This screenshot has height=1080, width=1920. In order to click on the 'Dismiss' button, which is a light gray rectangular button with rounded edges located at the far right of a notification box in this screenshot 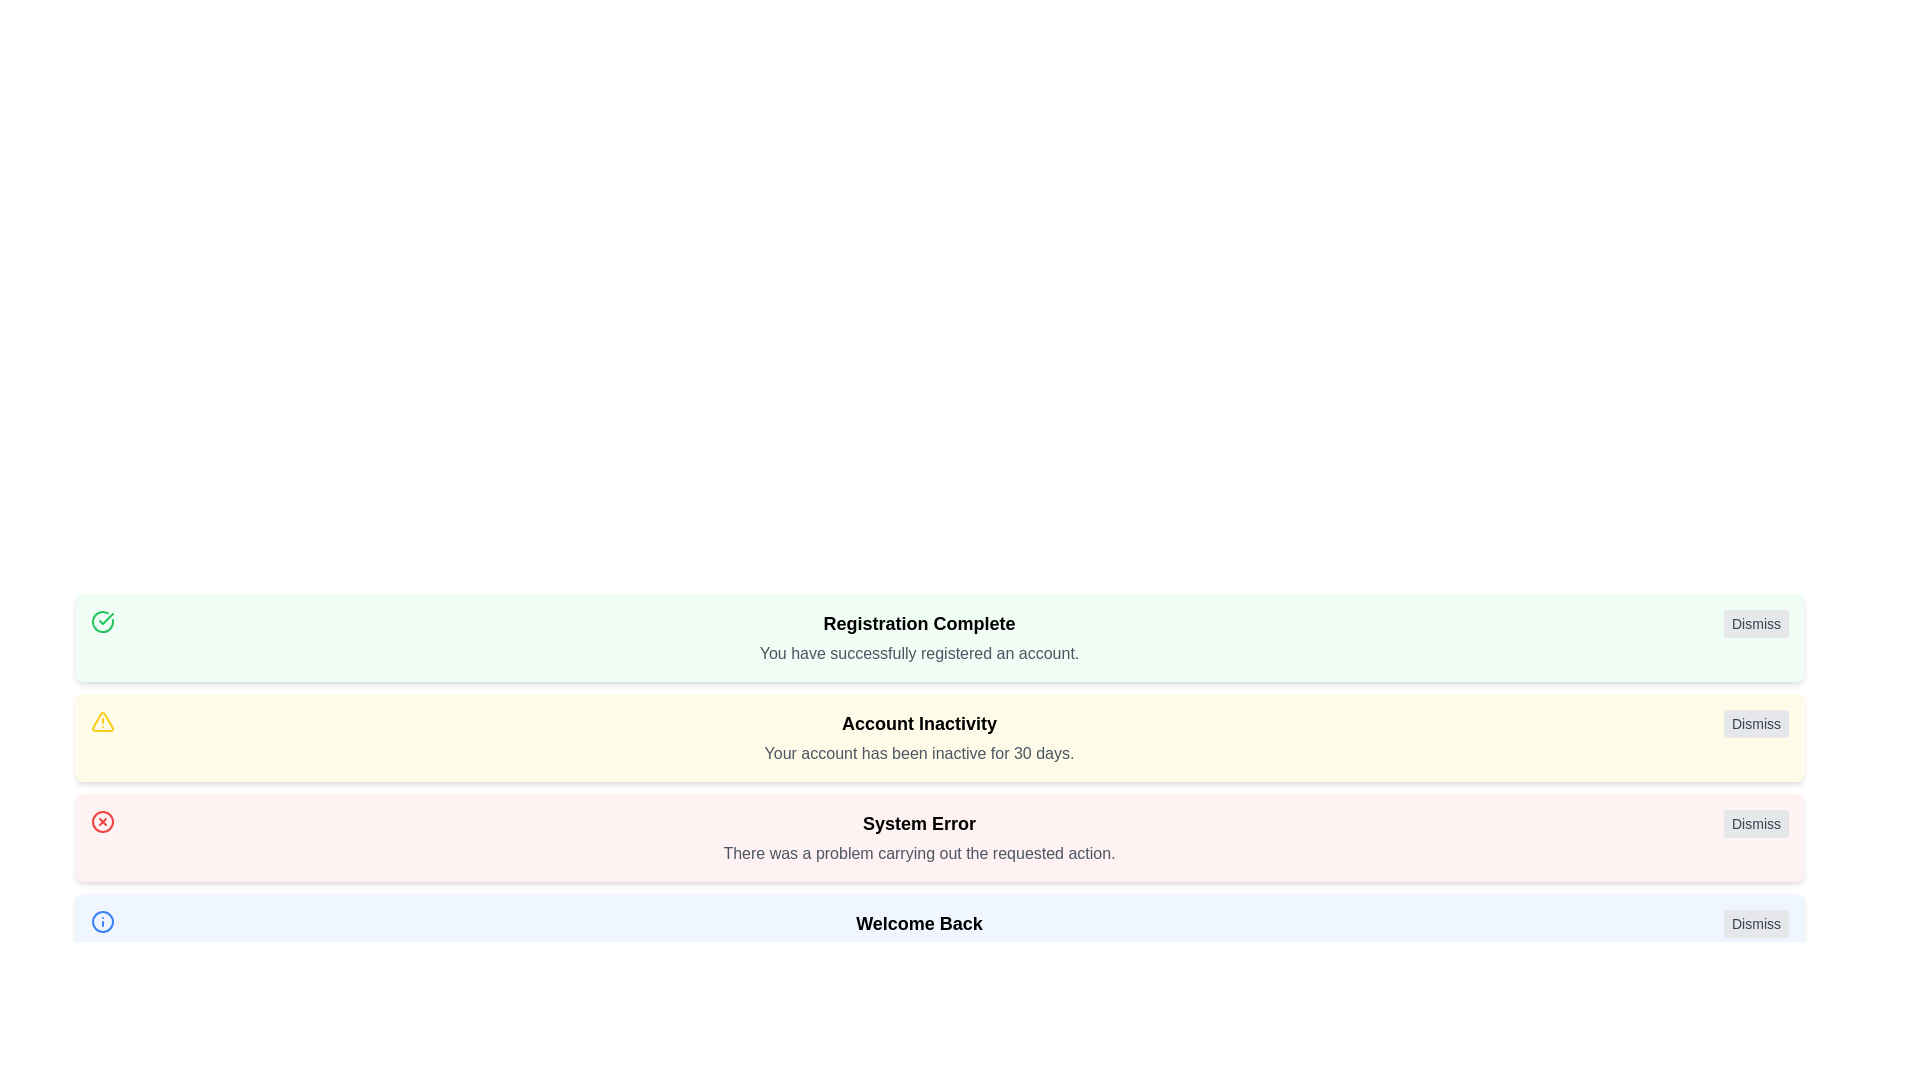, I will do `click(1755, 924)`.